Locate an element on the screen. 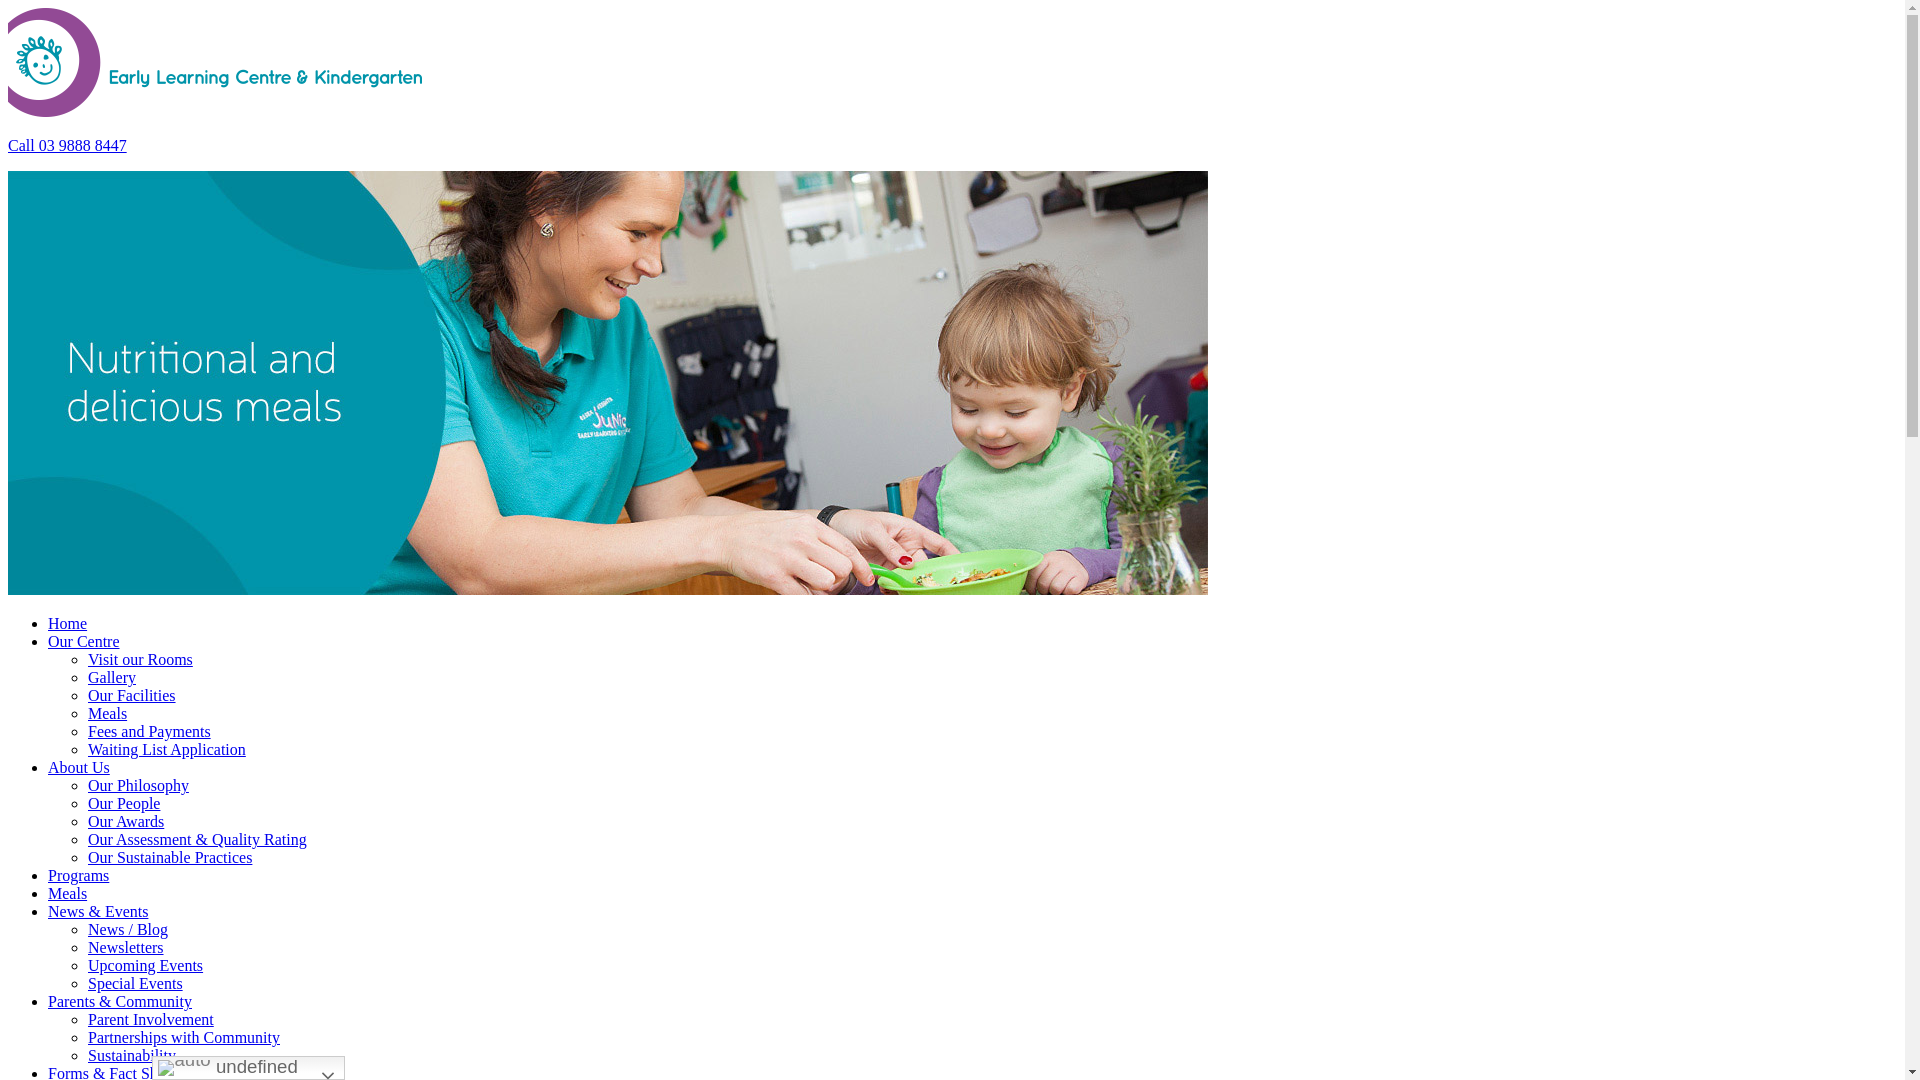 This screenshot has height=1080, width=1920. 'Our Facilities' is located at coordinates (86, 694).